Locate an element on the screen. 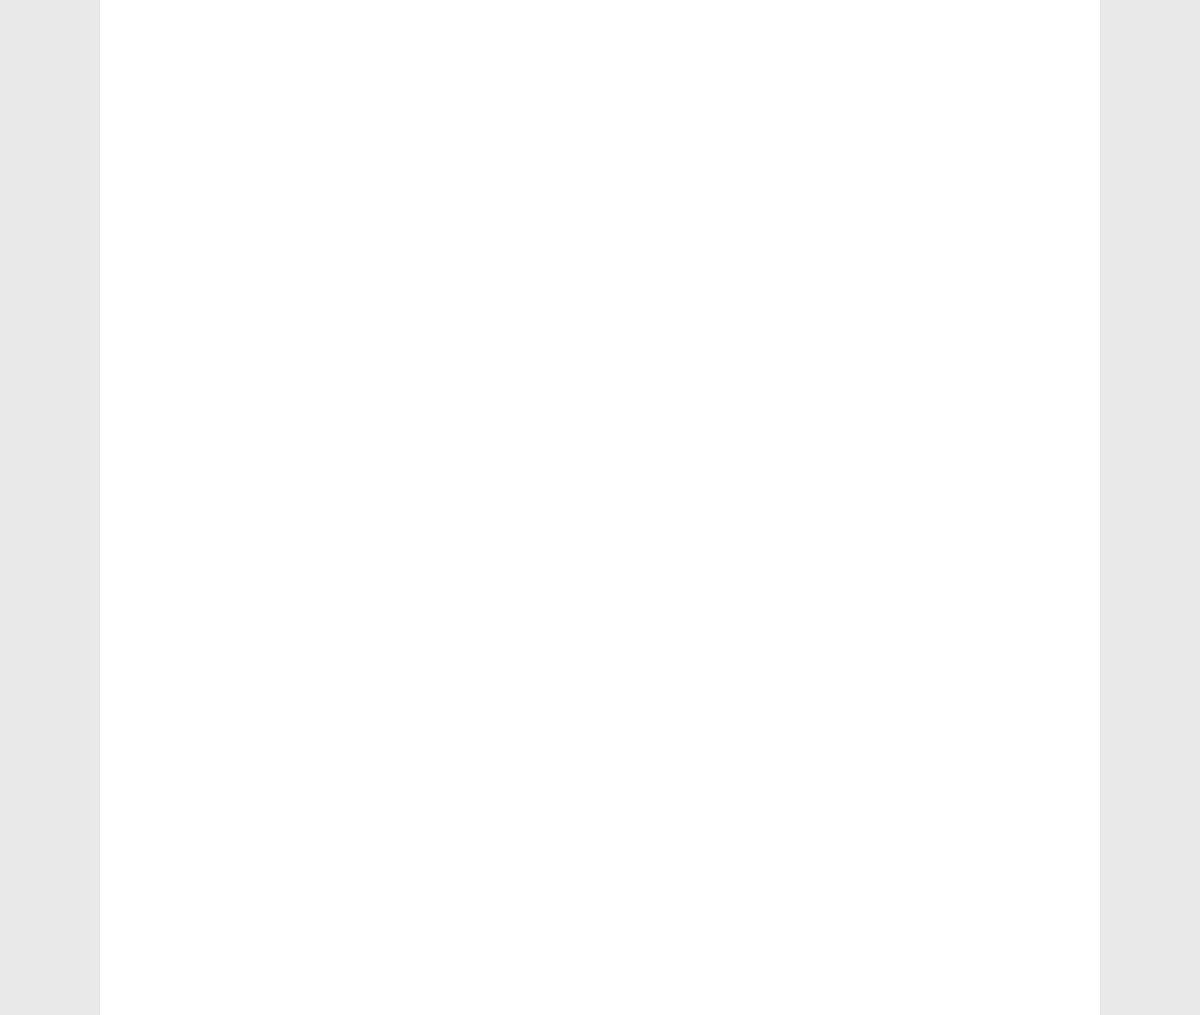 This screenshot has width=1200, height=1015. 'Nepal' is located at coordinates (882, 33).